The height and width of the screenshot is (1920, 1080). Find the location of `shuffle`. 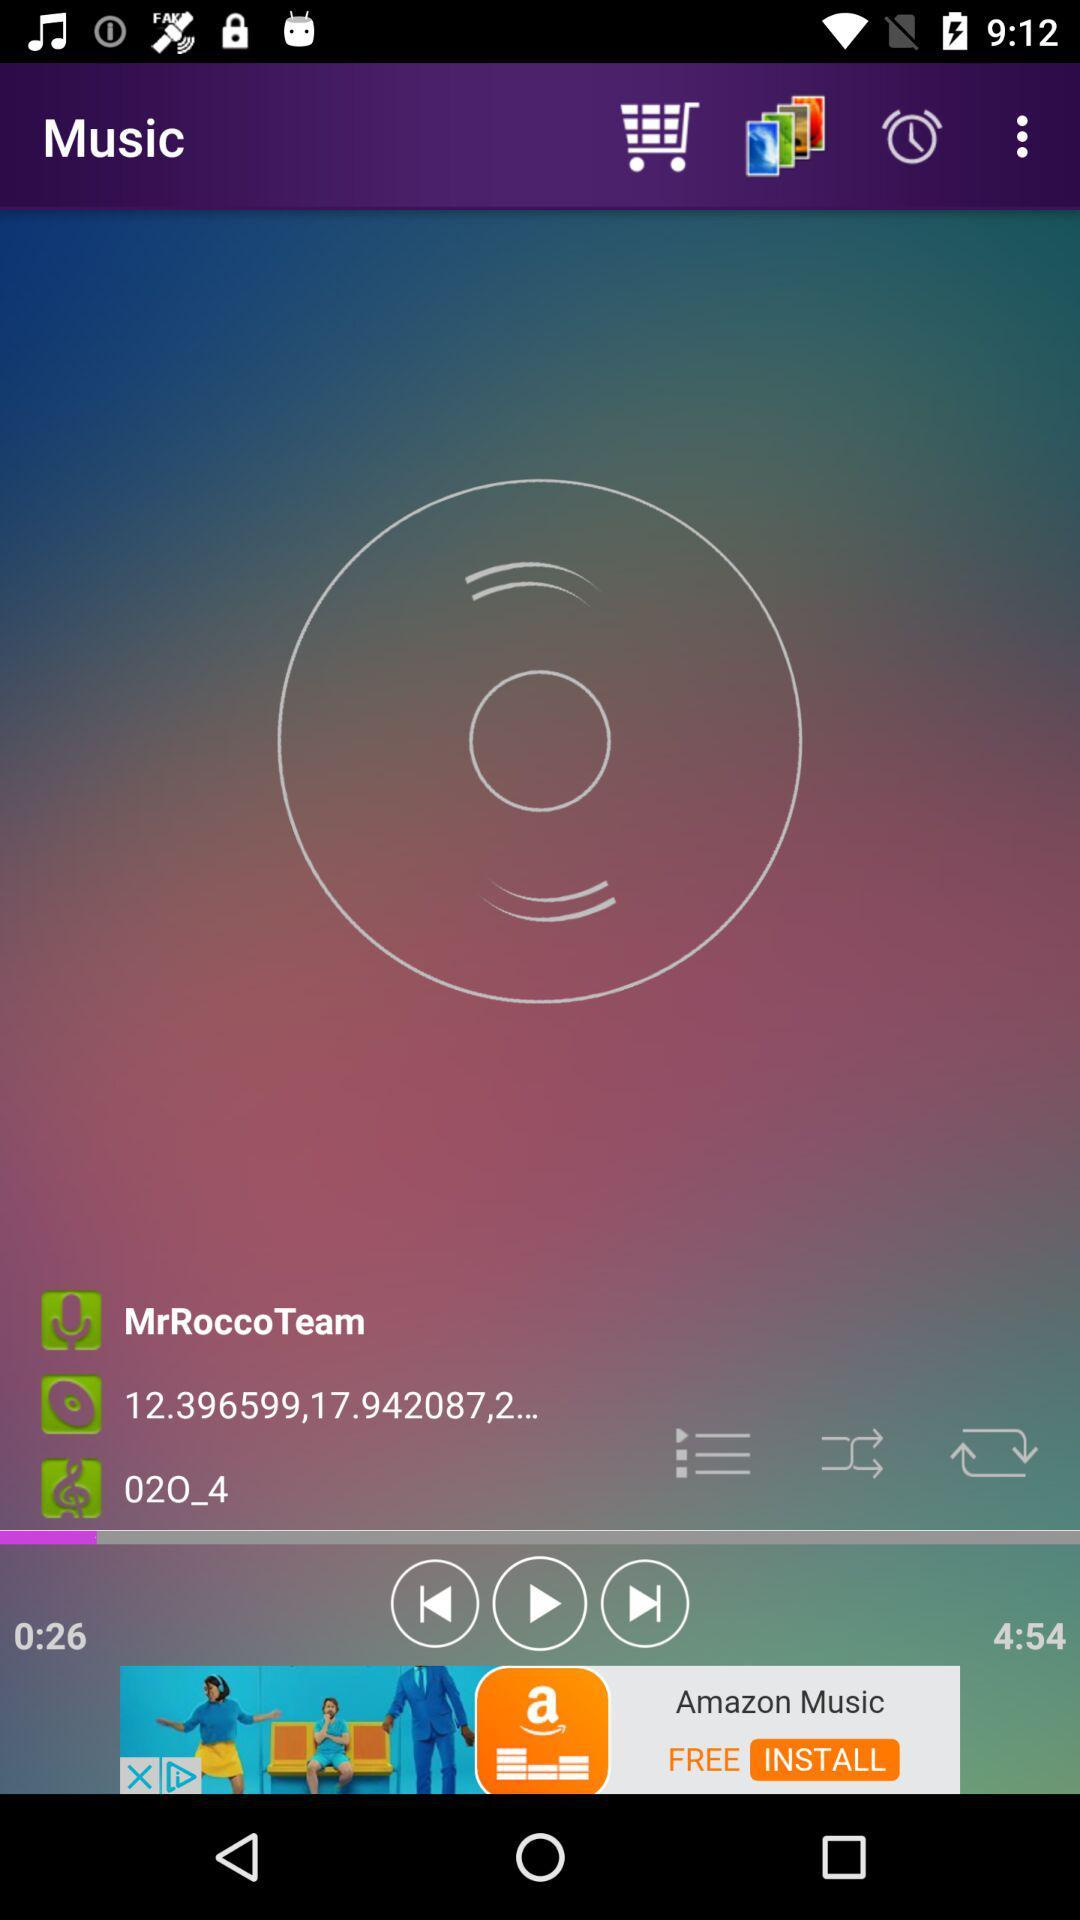

shuffle is located at coordinates (852, 1453).